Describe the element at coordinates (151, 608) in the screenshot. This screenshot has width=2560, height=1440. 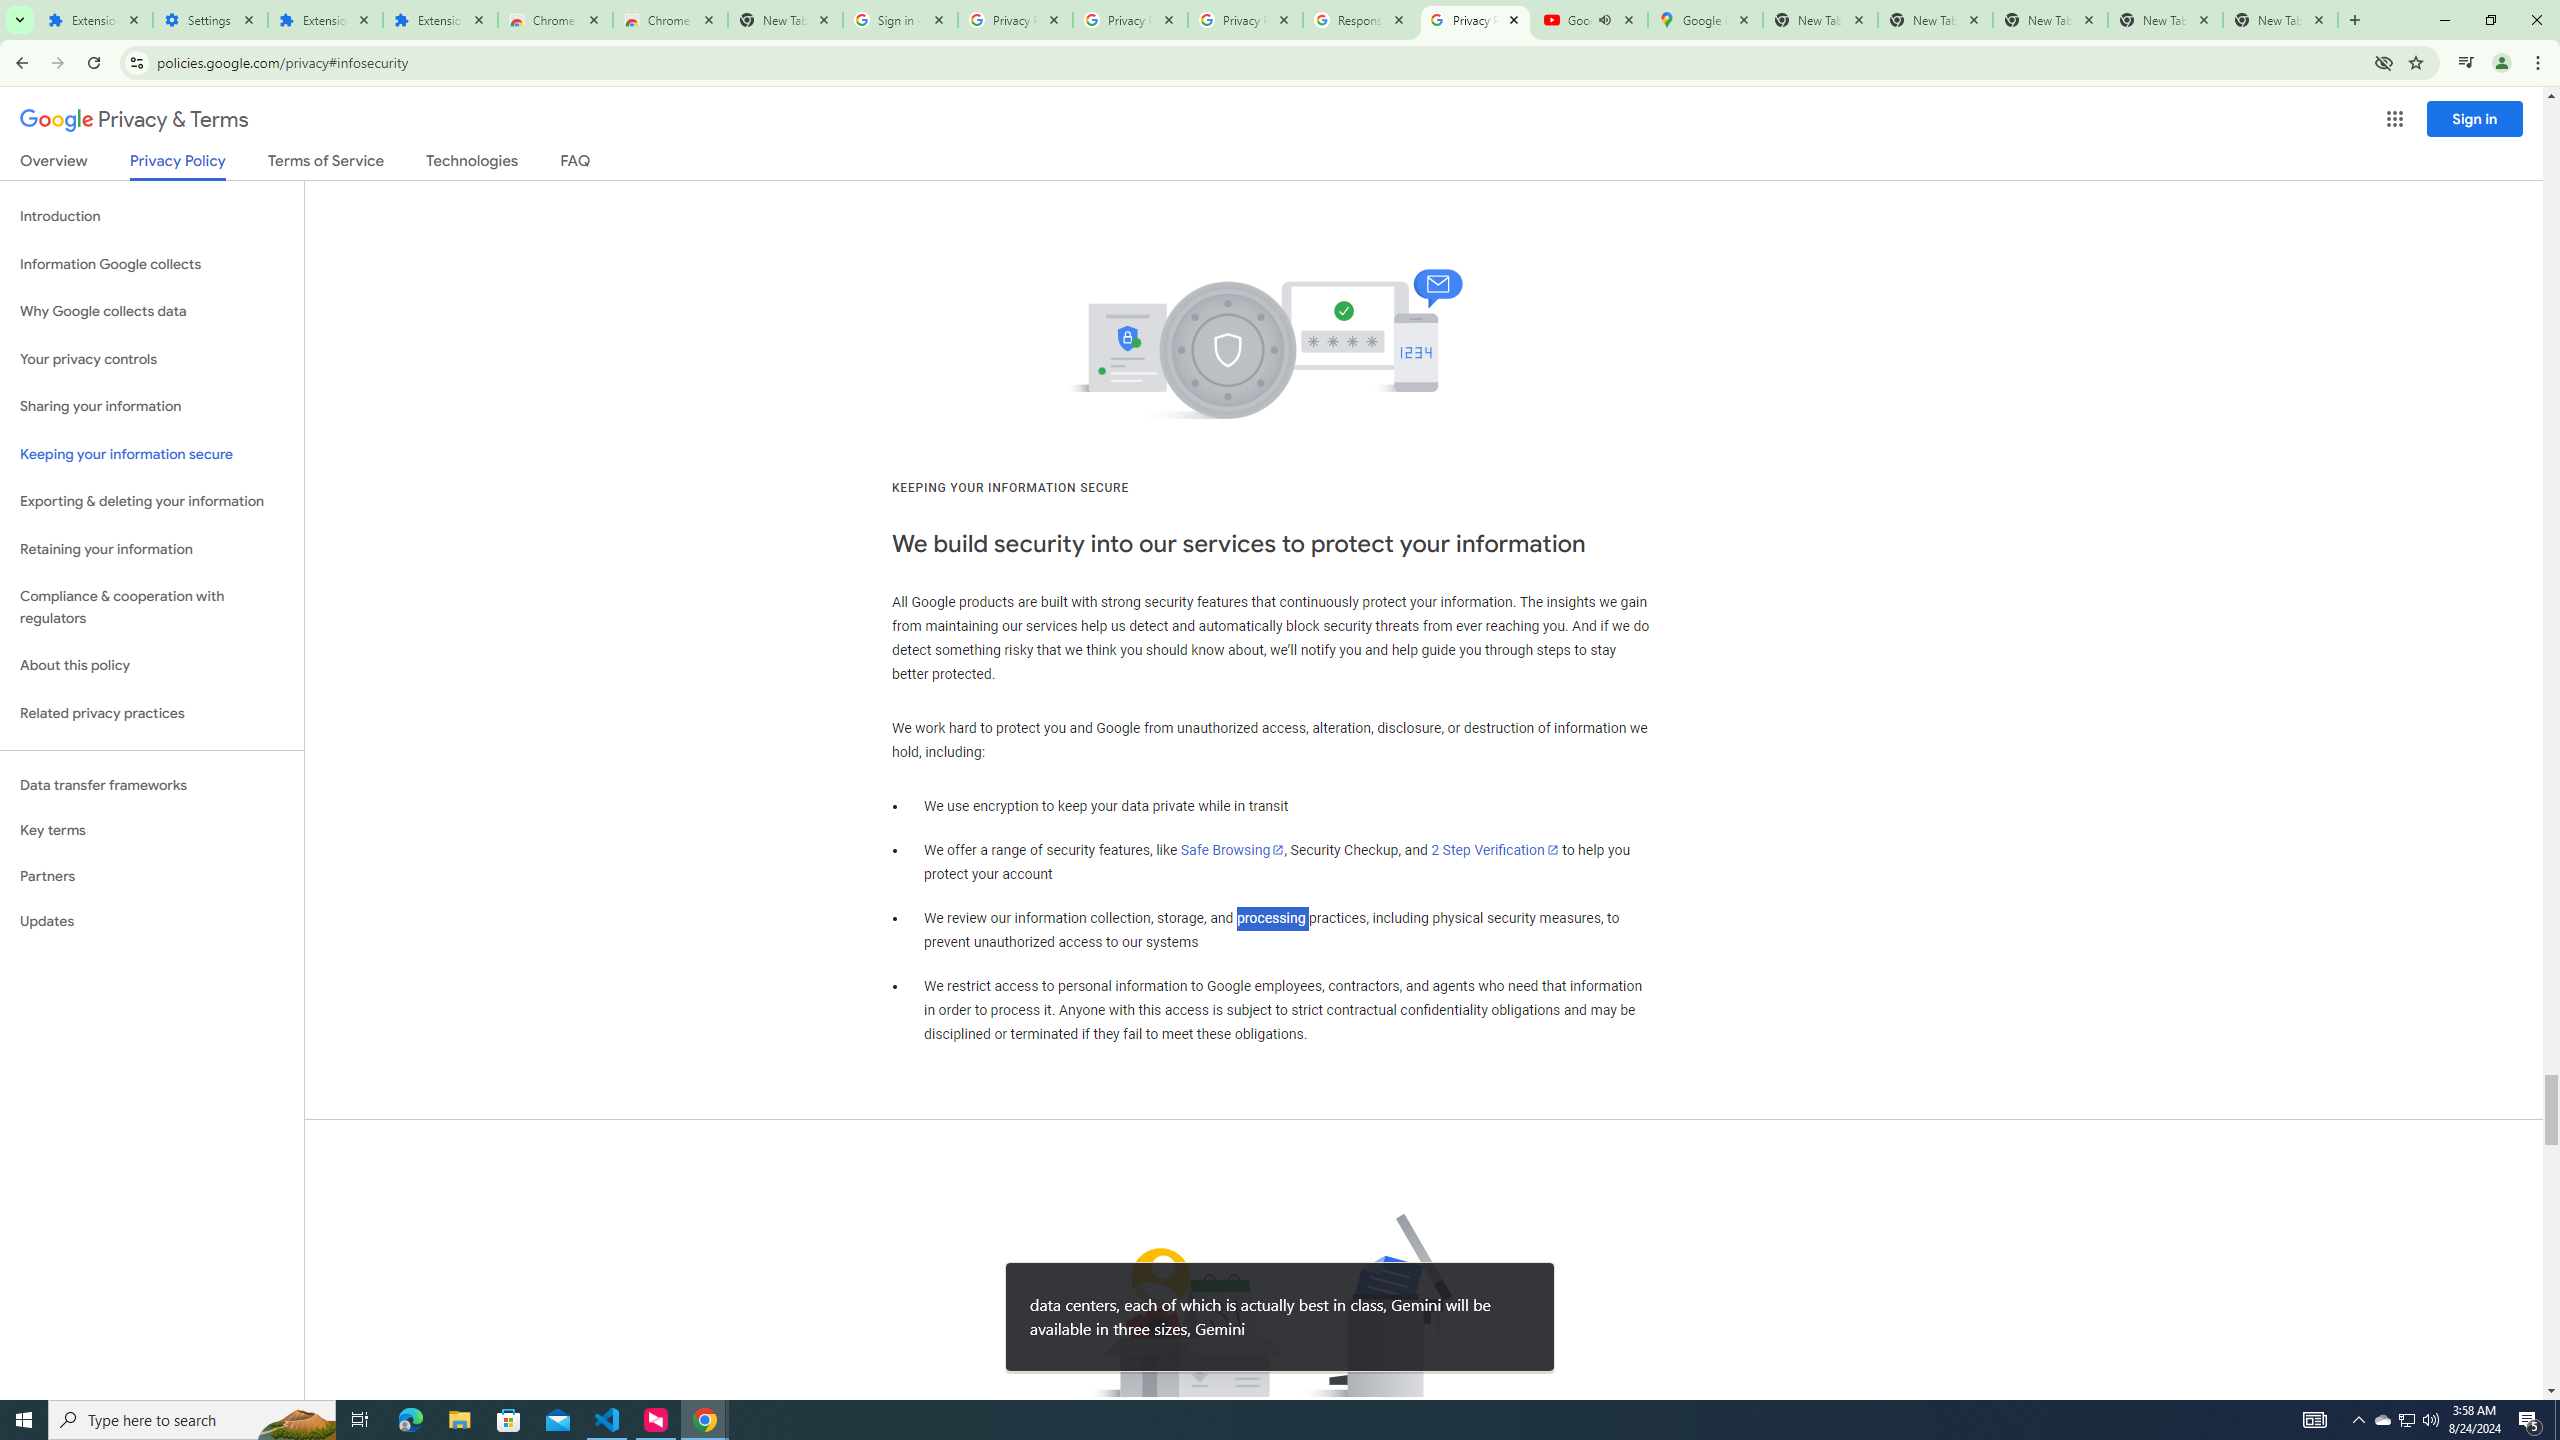
I see `'Compliance & cooperation with regulators'` at that location.